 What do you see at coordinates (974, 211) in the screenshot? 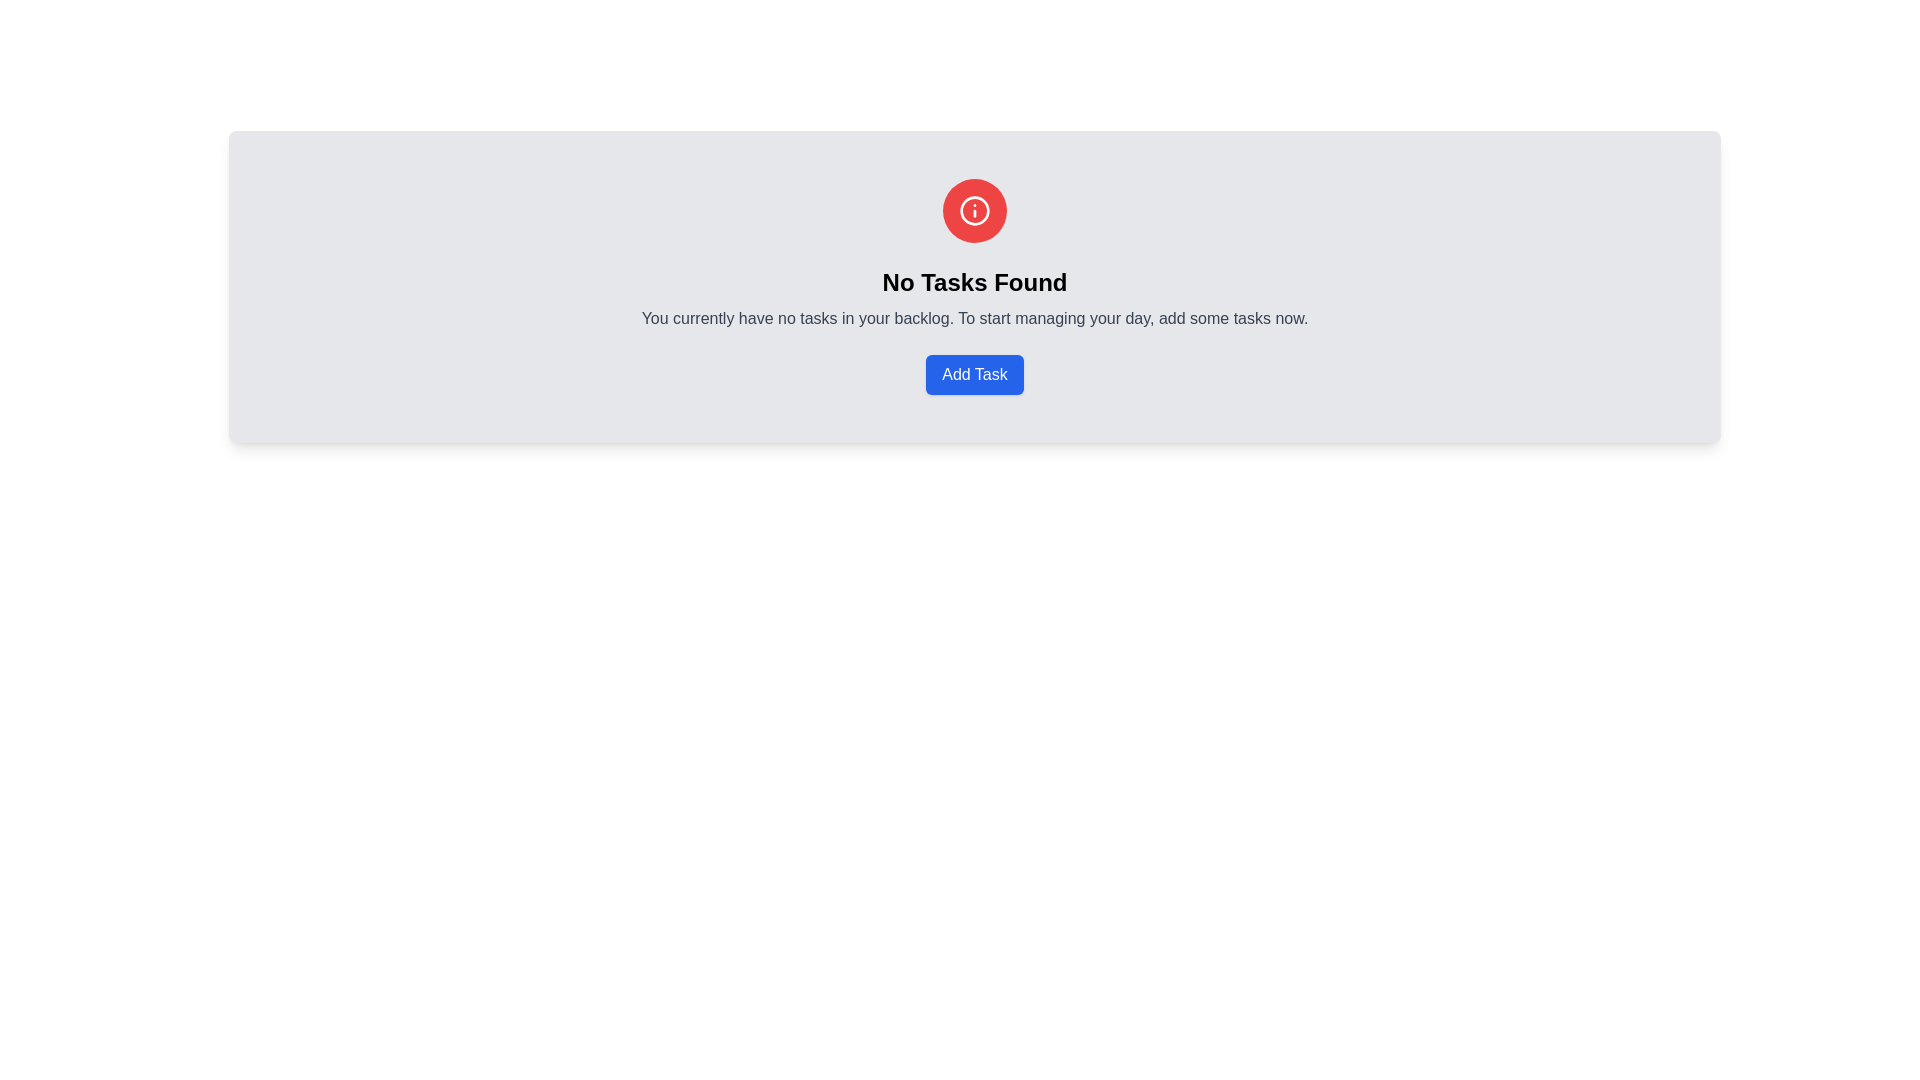
I see `the circular red icon with a white information symbol, which is positioned above the 'No Tasks Found' title` at bounding box center [974, 211].